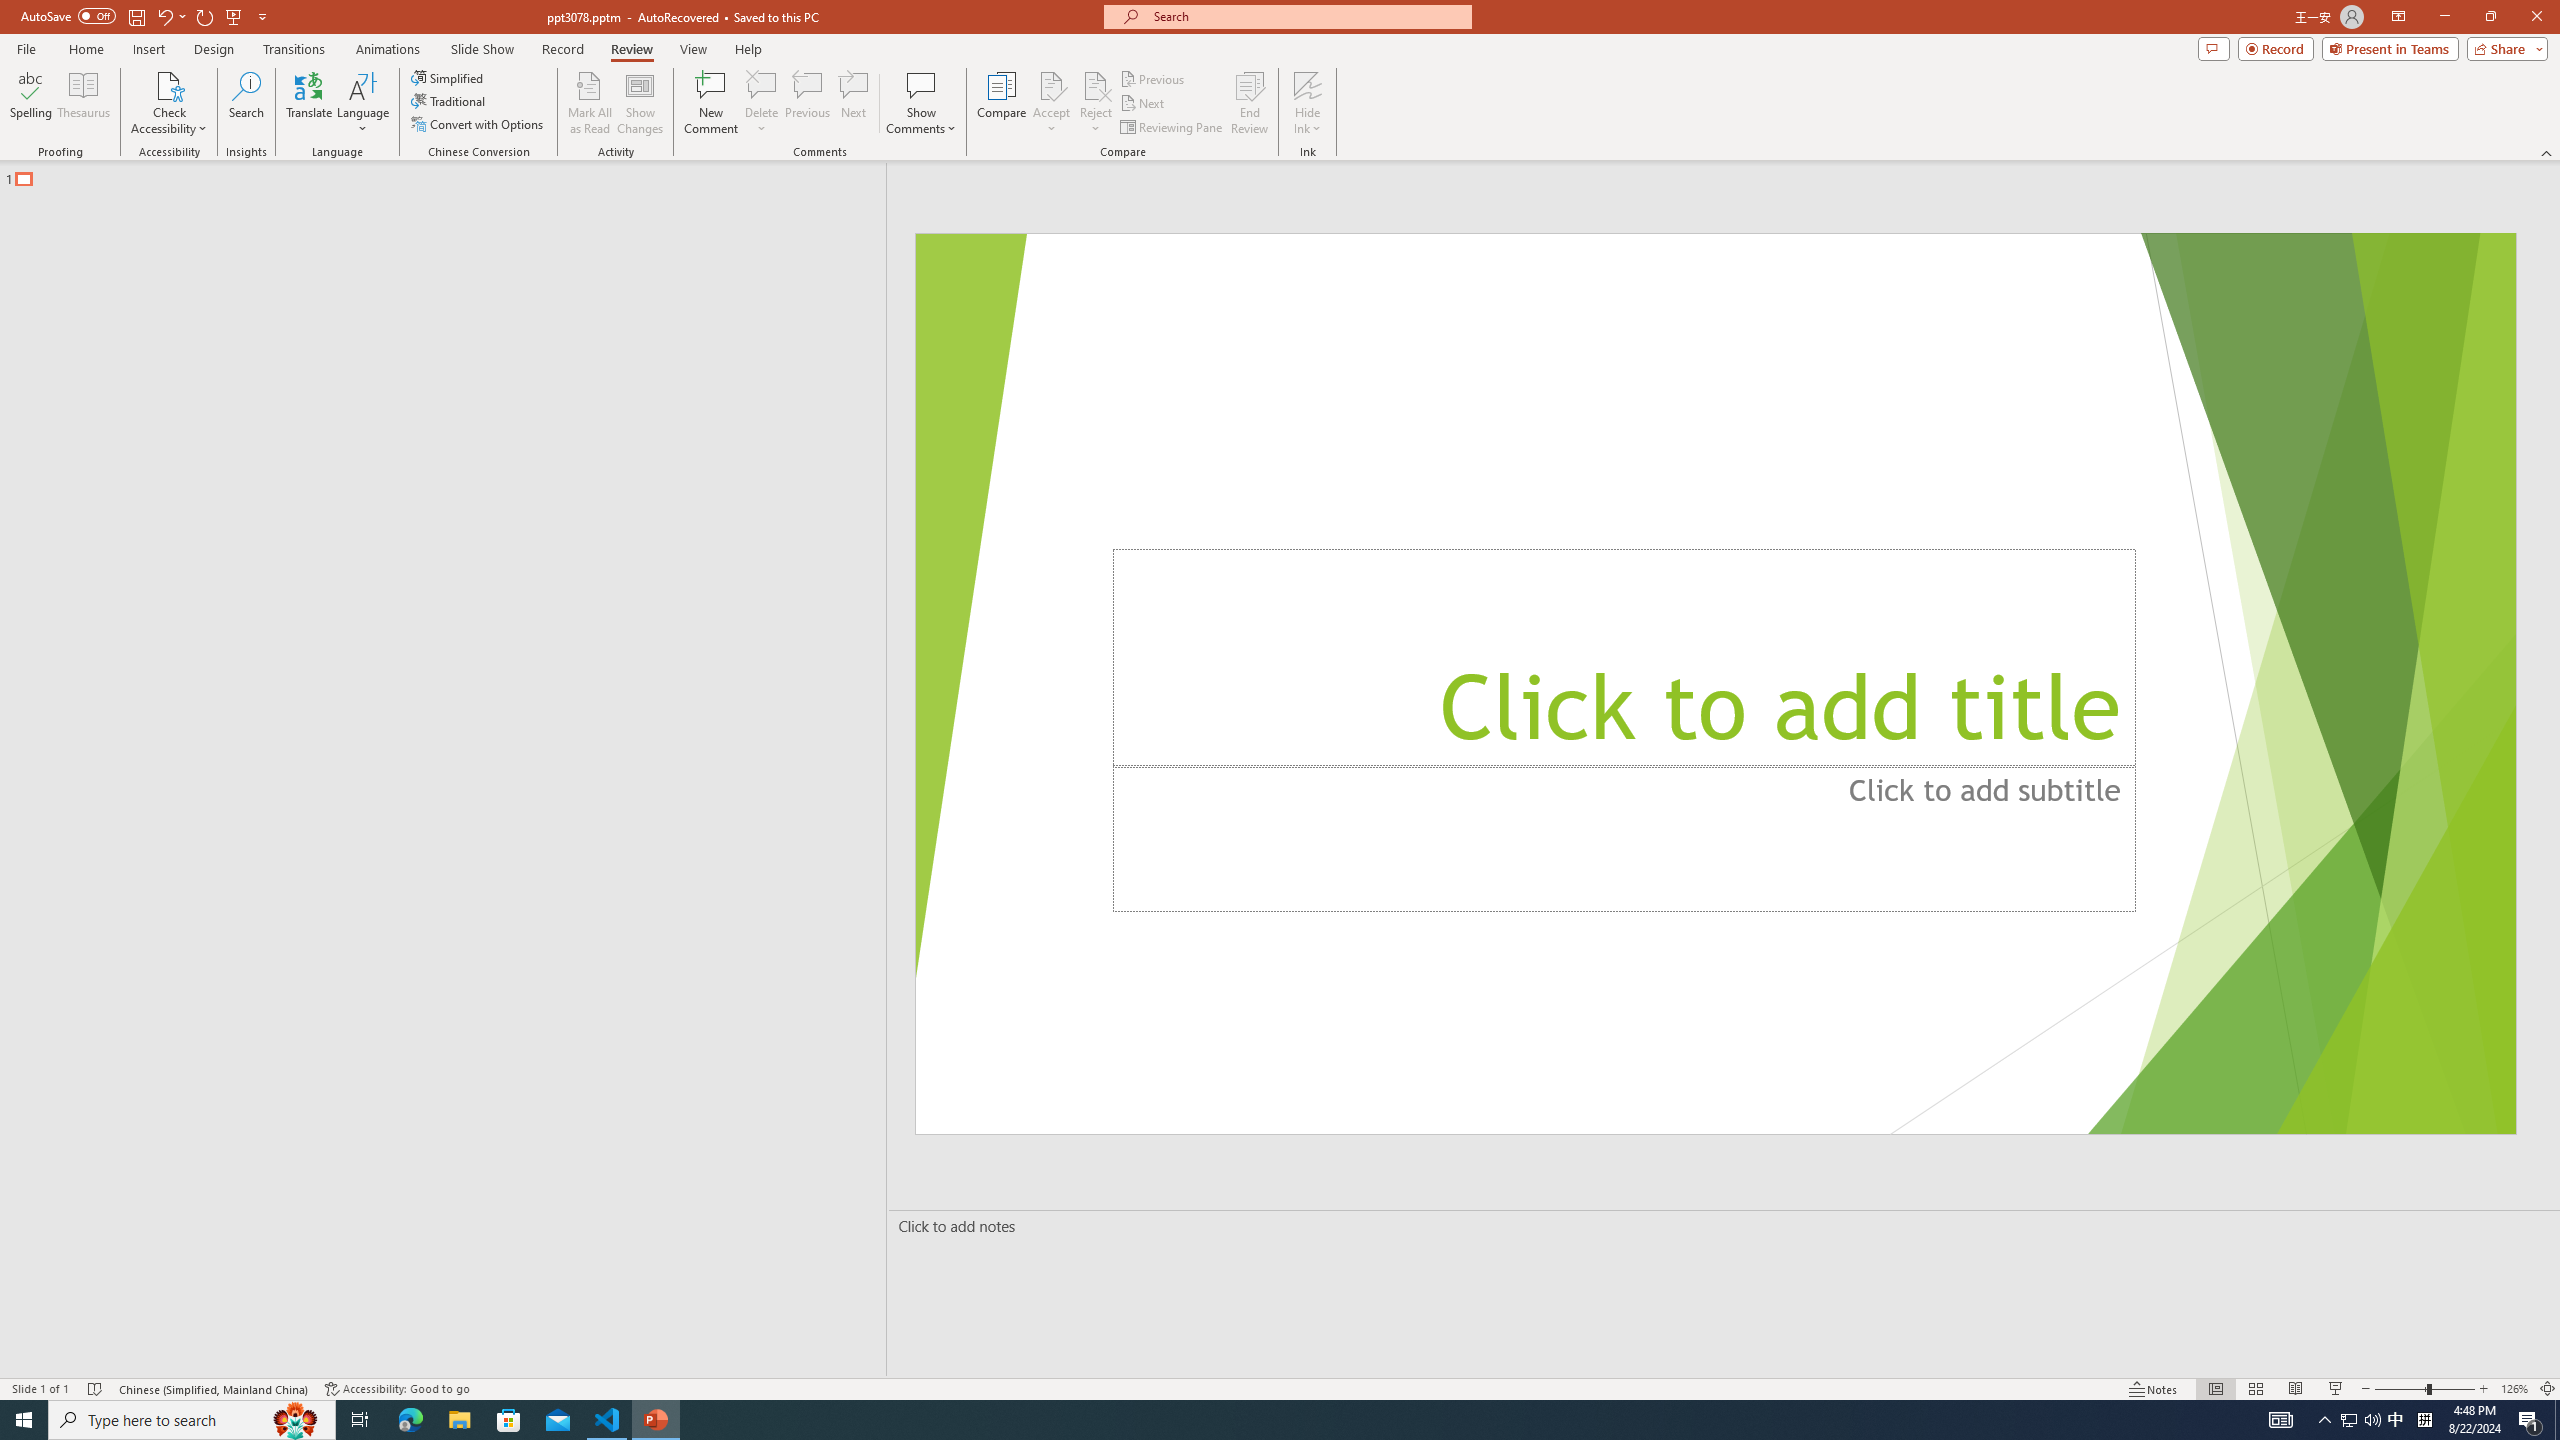 This screenshot has height=1440, width=2560. I want to click on 'Reject', so click(1094, 103).